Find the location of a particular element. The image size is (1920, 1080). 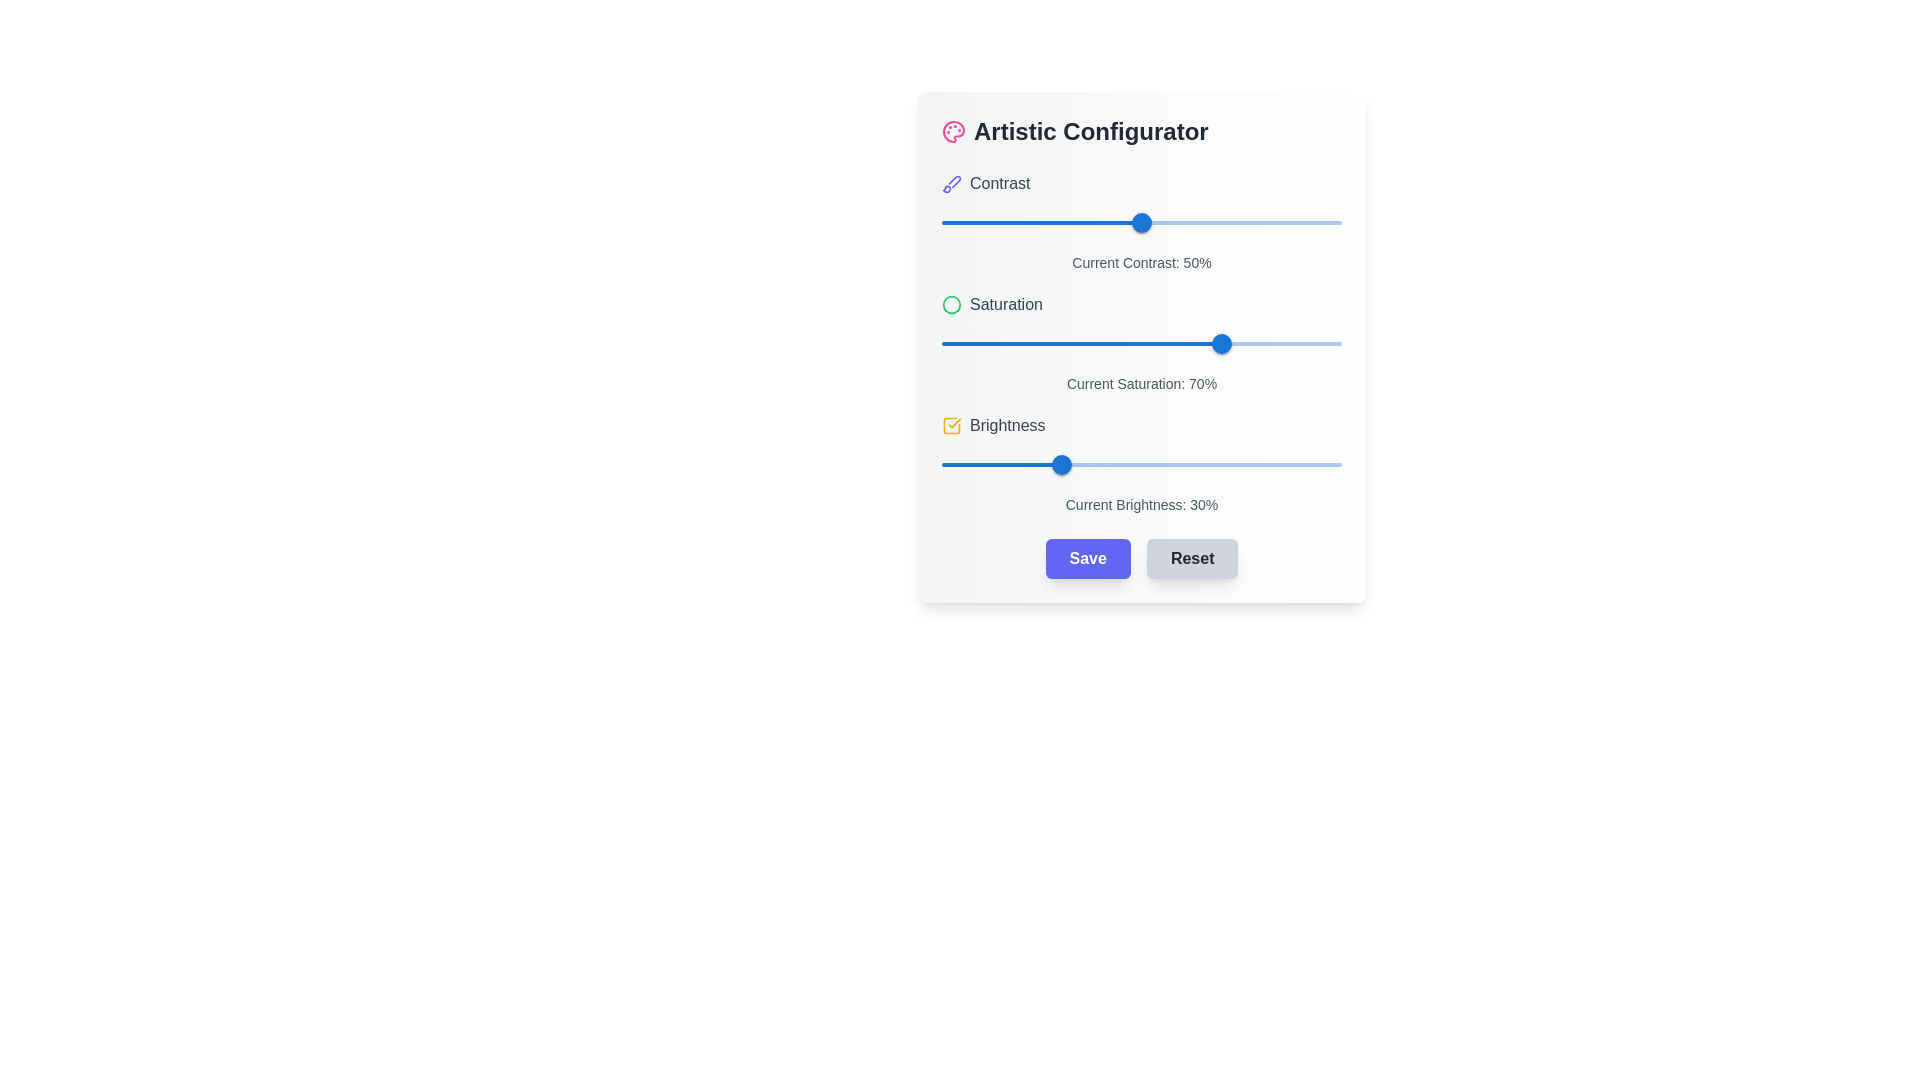

the brightness level is located at coordinates (1088, 465).